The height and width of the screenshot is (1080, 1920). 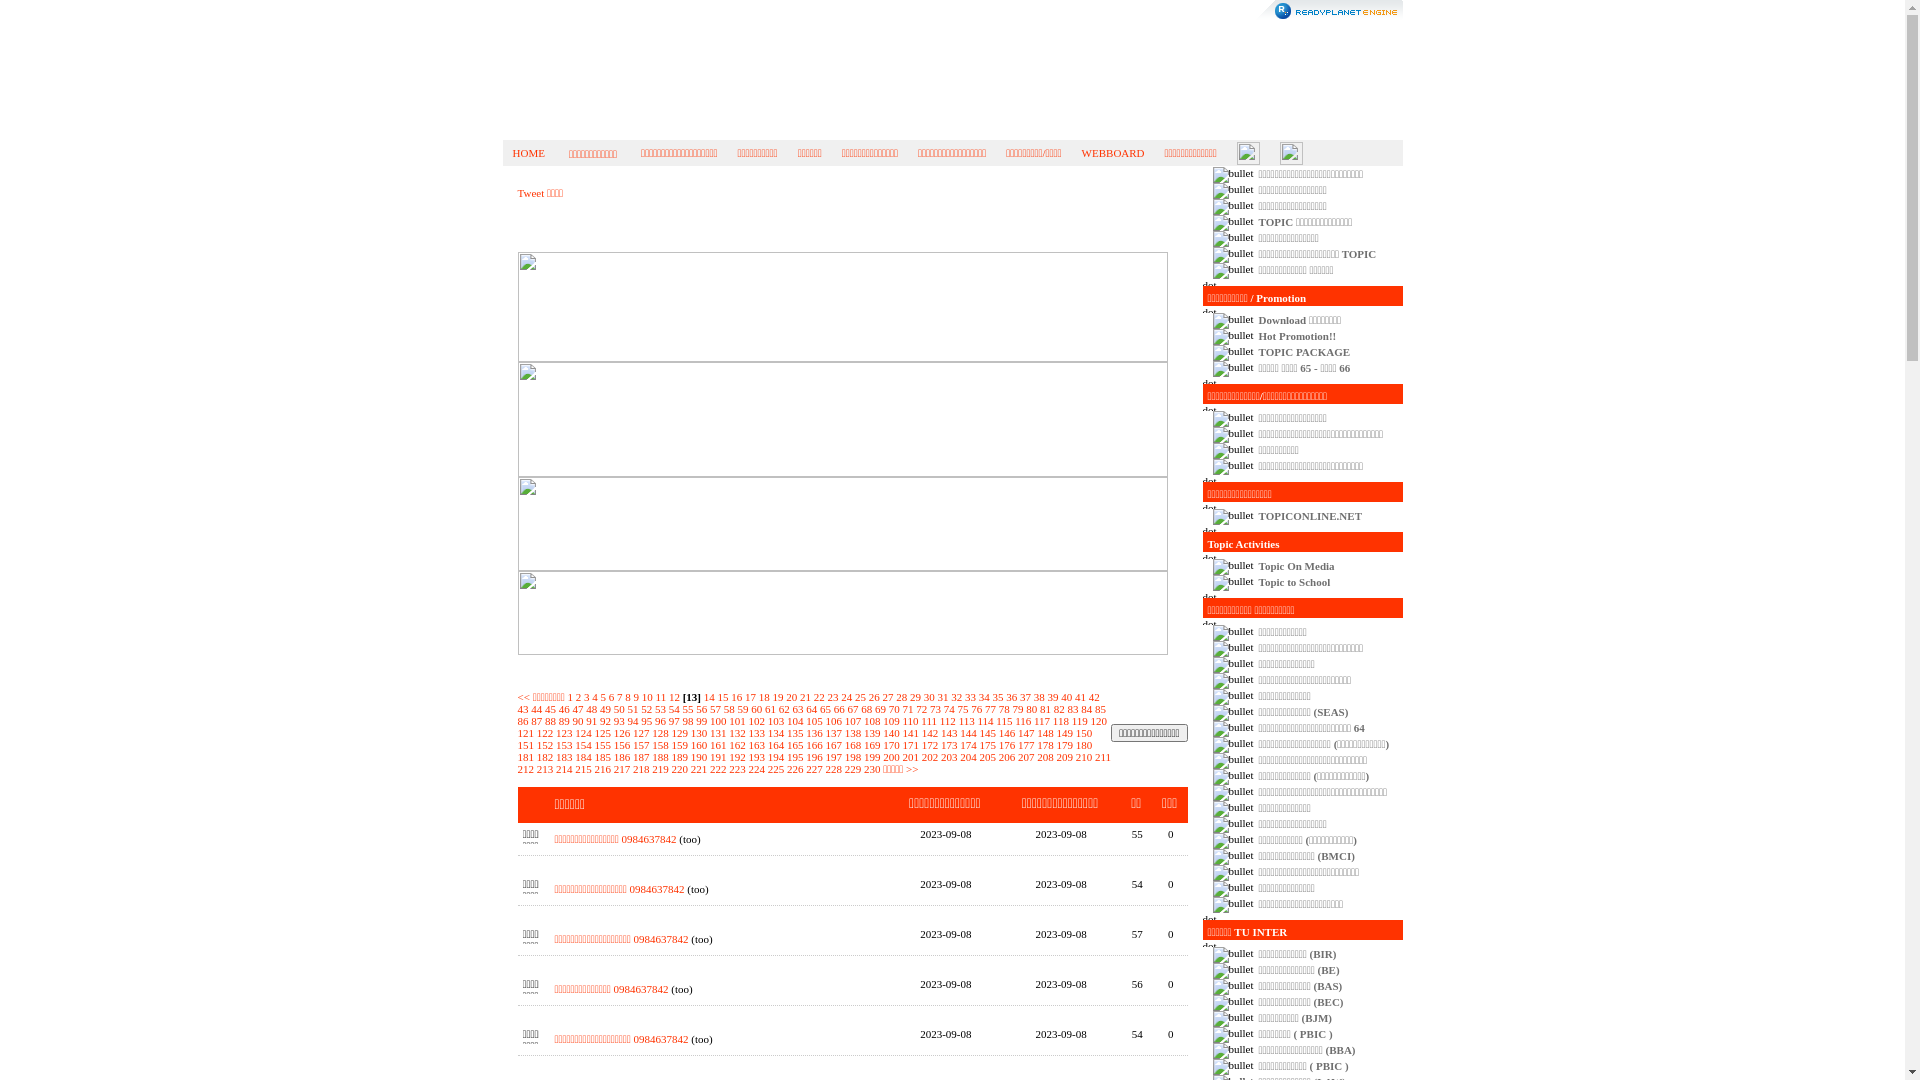 What do you see at coordinates (660, 721) in the screenshot?
I see `'96'` at bounding box center [660, 721].